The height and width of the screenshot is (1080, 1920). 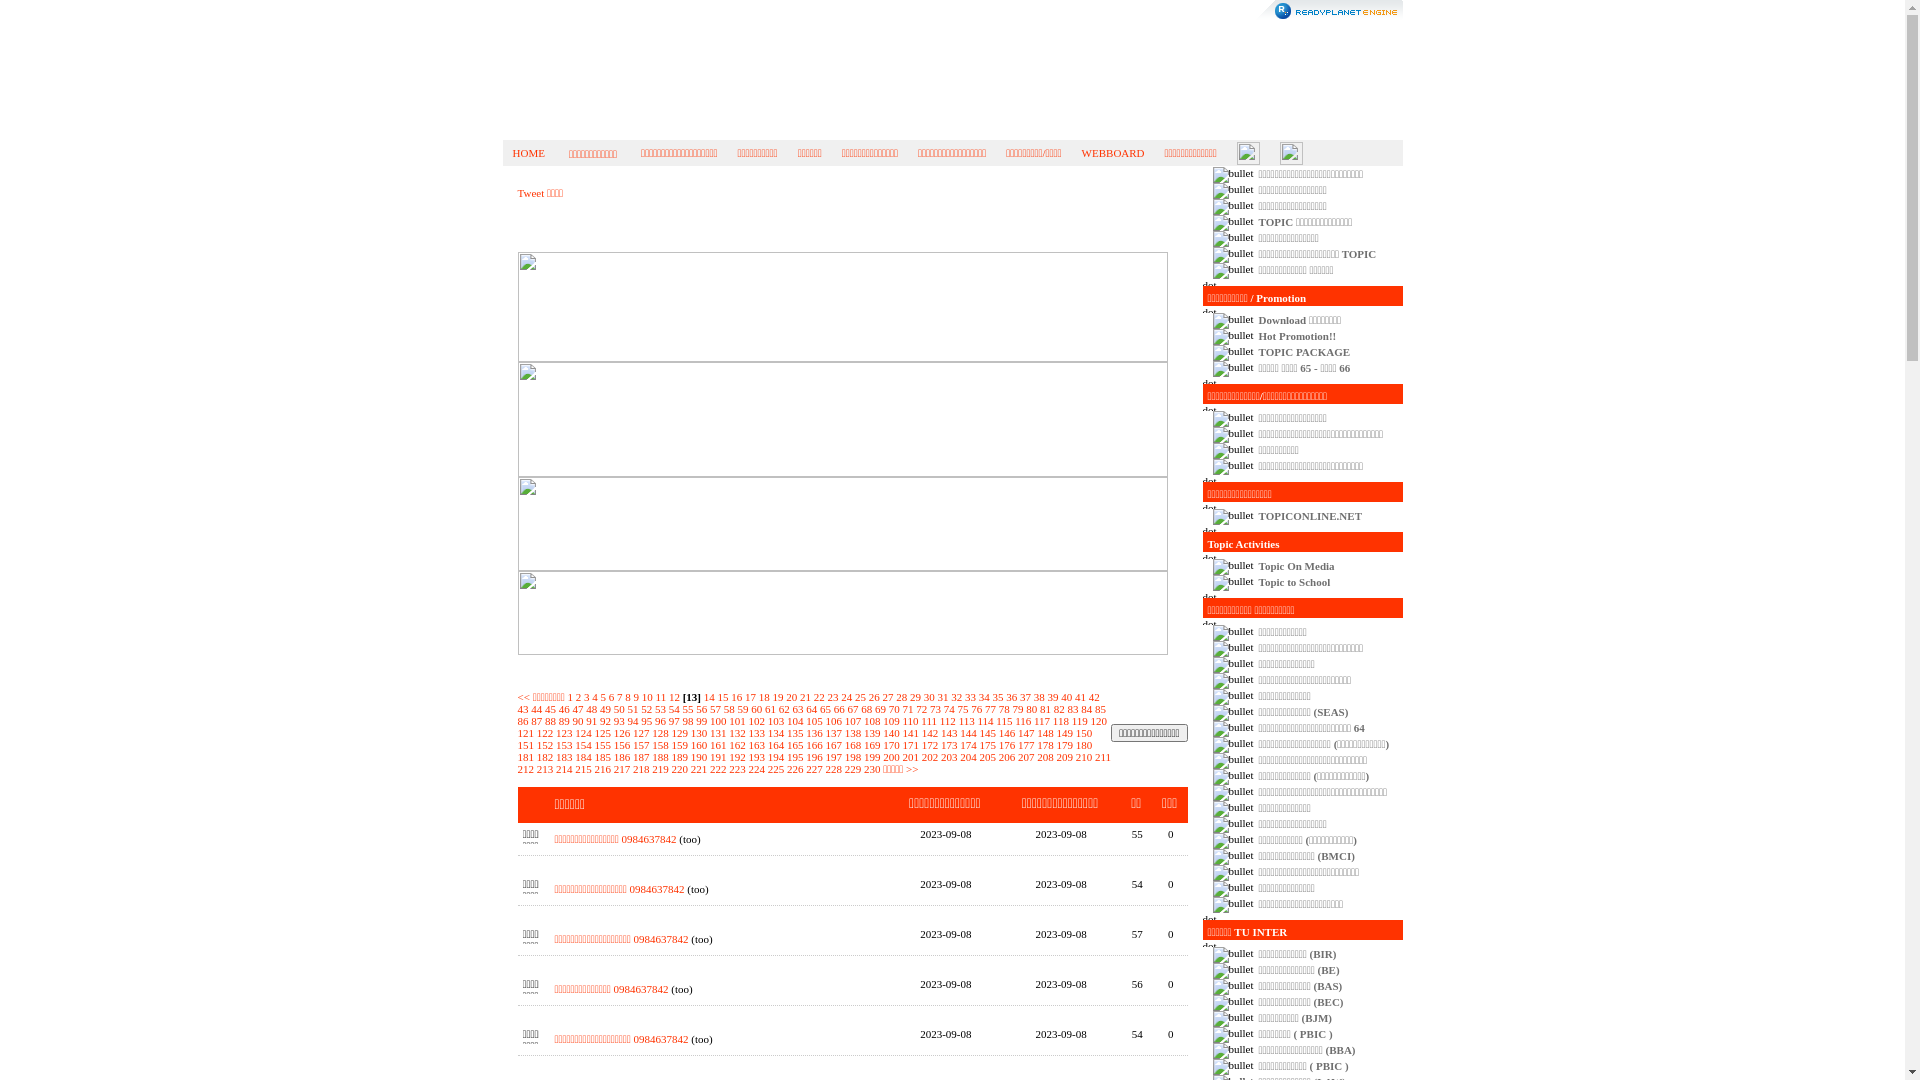 What do you see at coordinates (660, 721) in the screenshot?
I see `'96'` at bounding box center [660, 721].